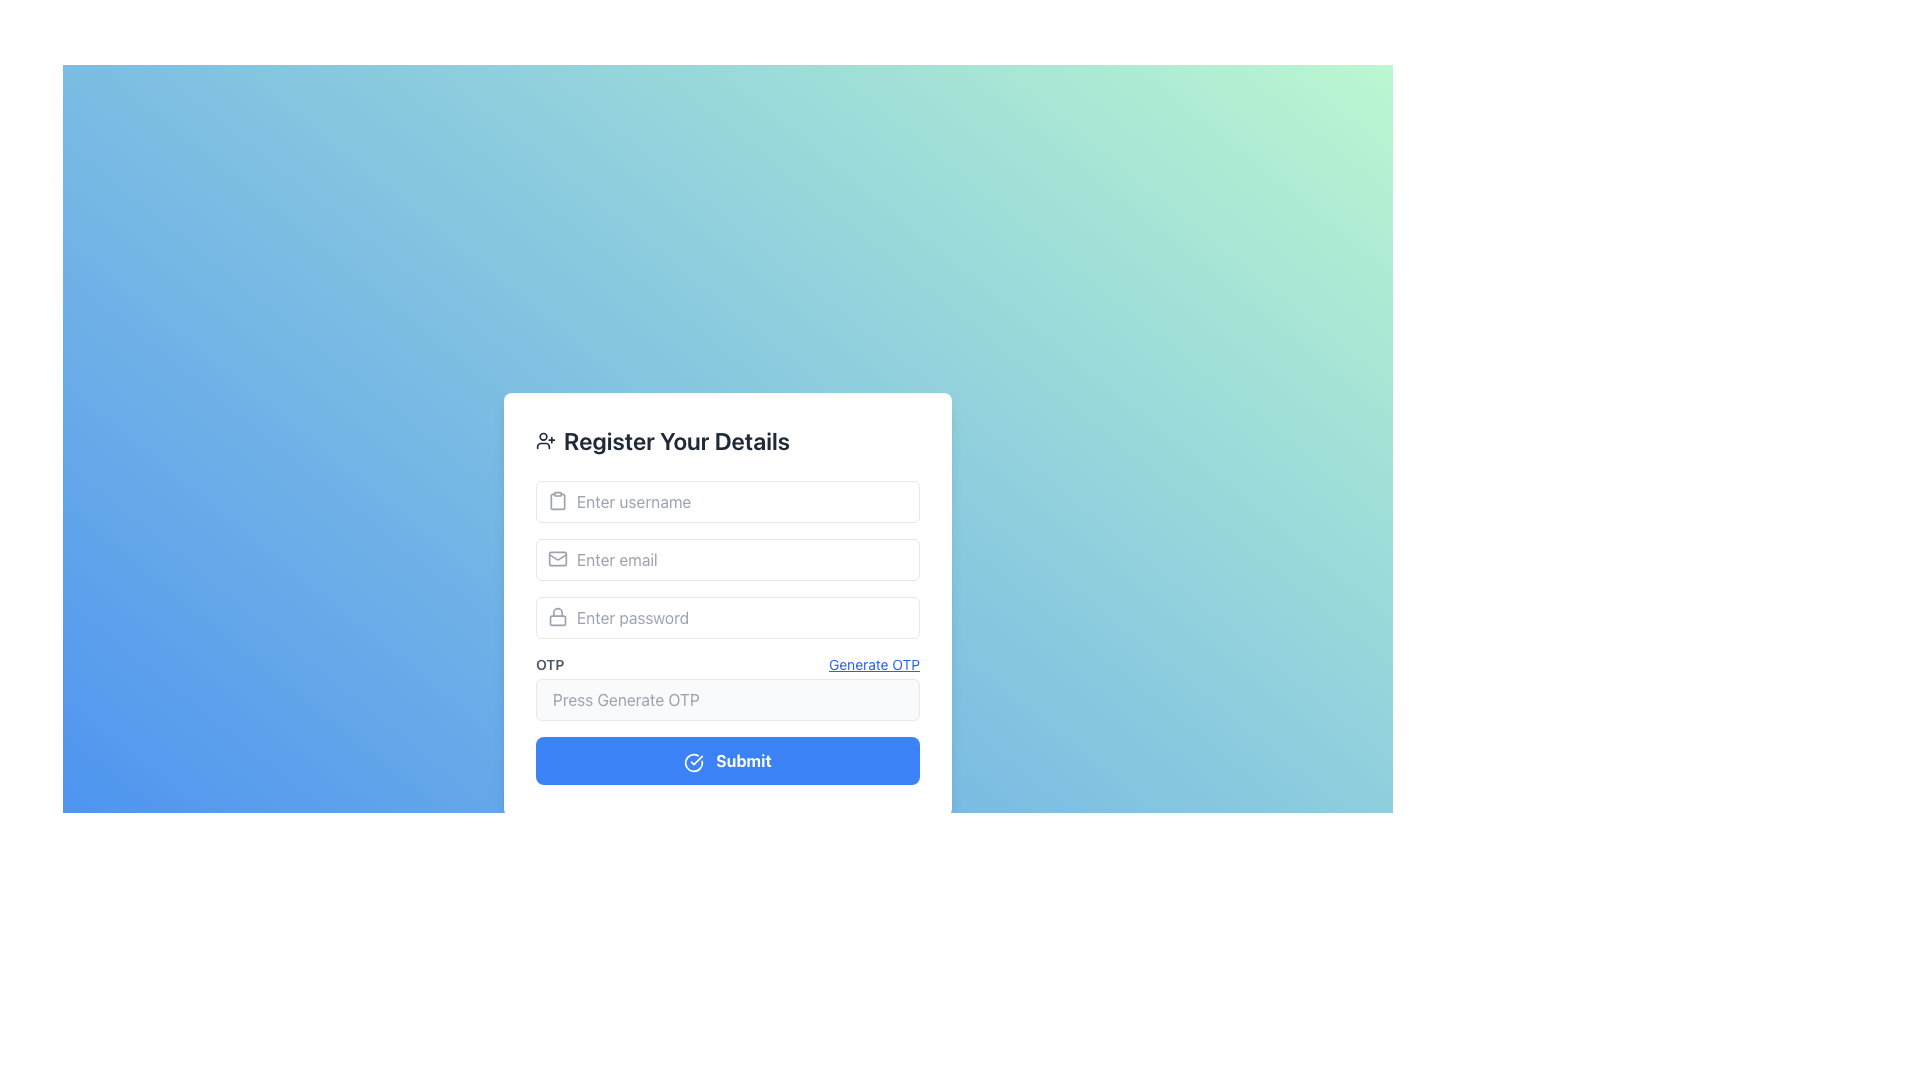 This screenshot has width=1920, height=1080. Describe the element at coordinates (557, 619) in the screenshot. I see `the decorative graphical element located within the lock icon, specifically in the lower half below the curved arc, to the left of the 'Enter password' input field in the registration form` at that location.